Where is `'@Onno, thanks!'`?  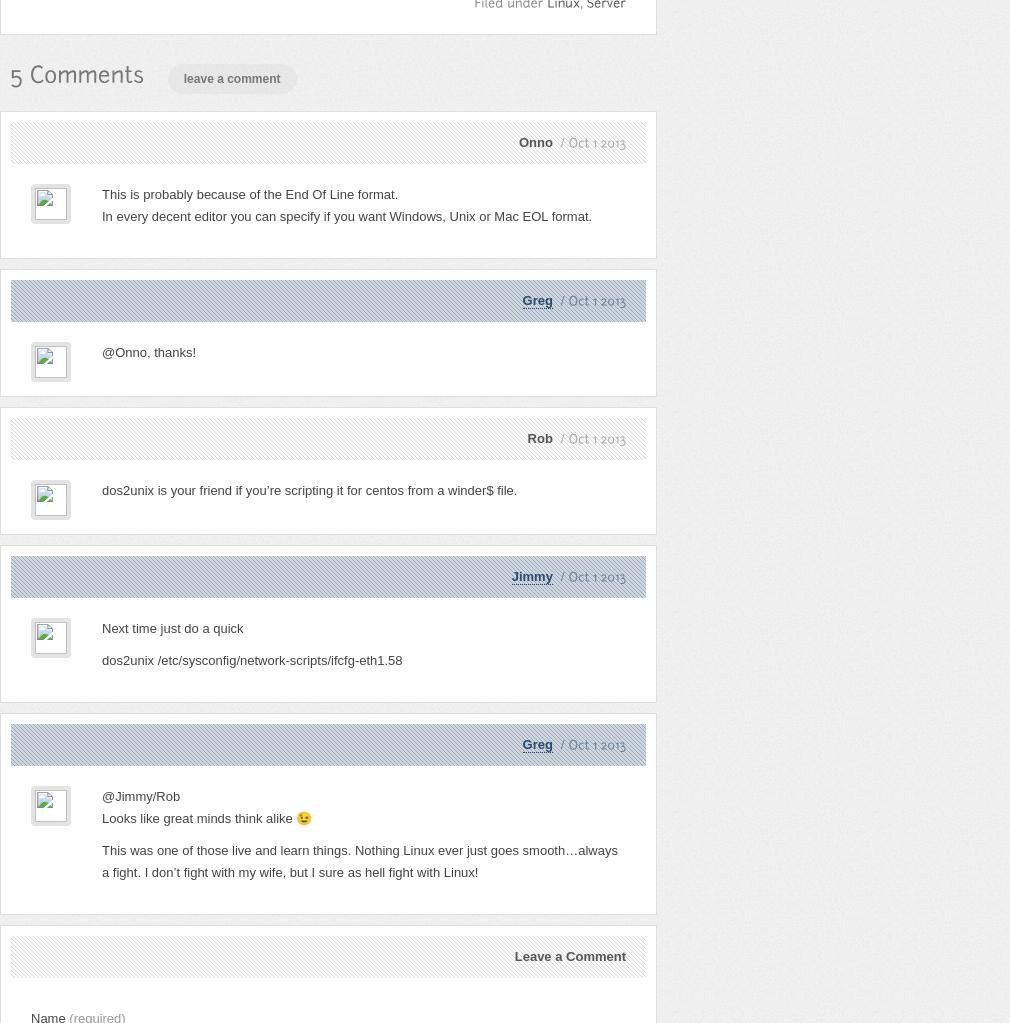 '@Onno, thanks!' is located at coordinates (147, 352).